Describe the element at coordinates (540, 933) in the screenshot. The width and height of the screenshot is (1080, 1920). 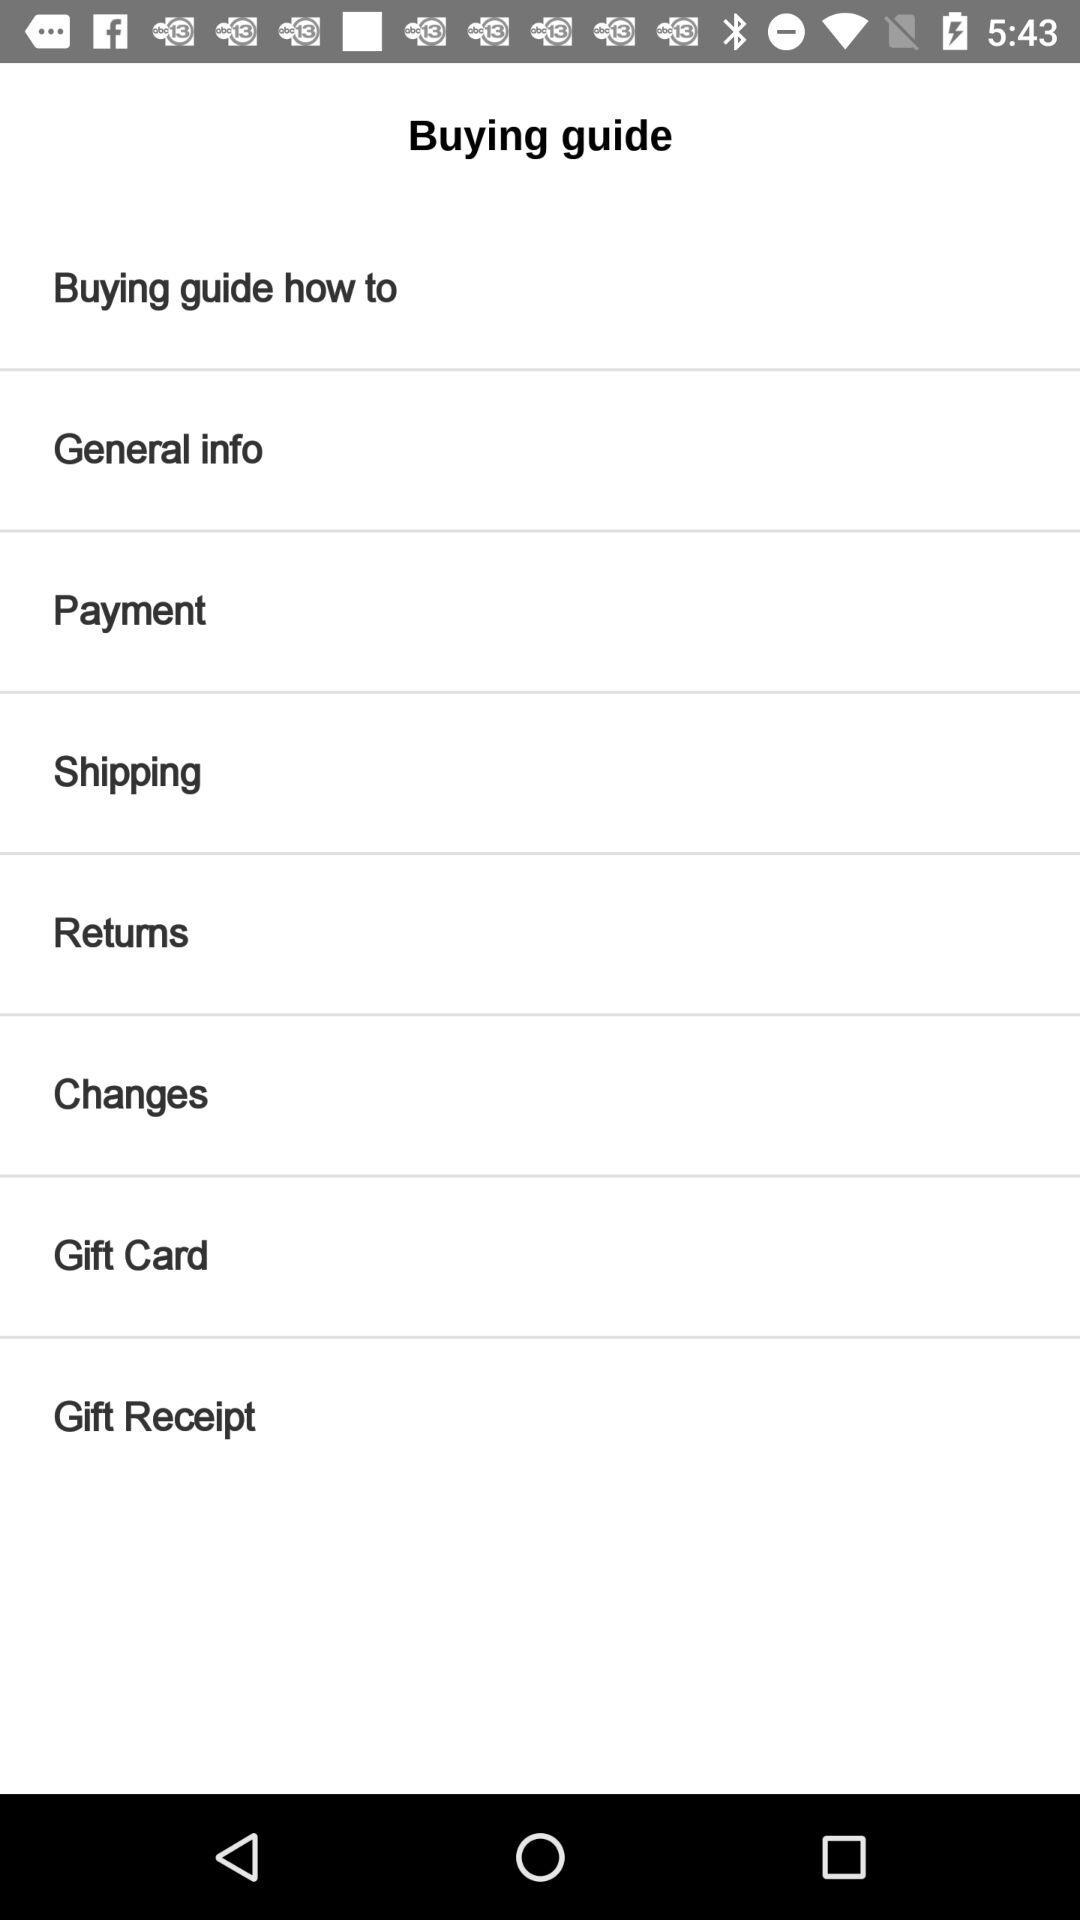
I see `the returns item` at that location.